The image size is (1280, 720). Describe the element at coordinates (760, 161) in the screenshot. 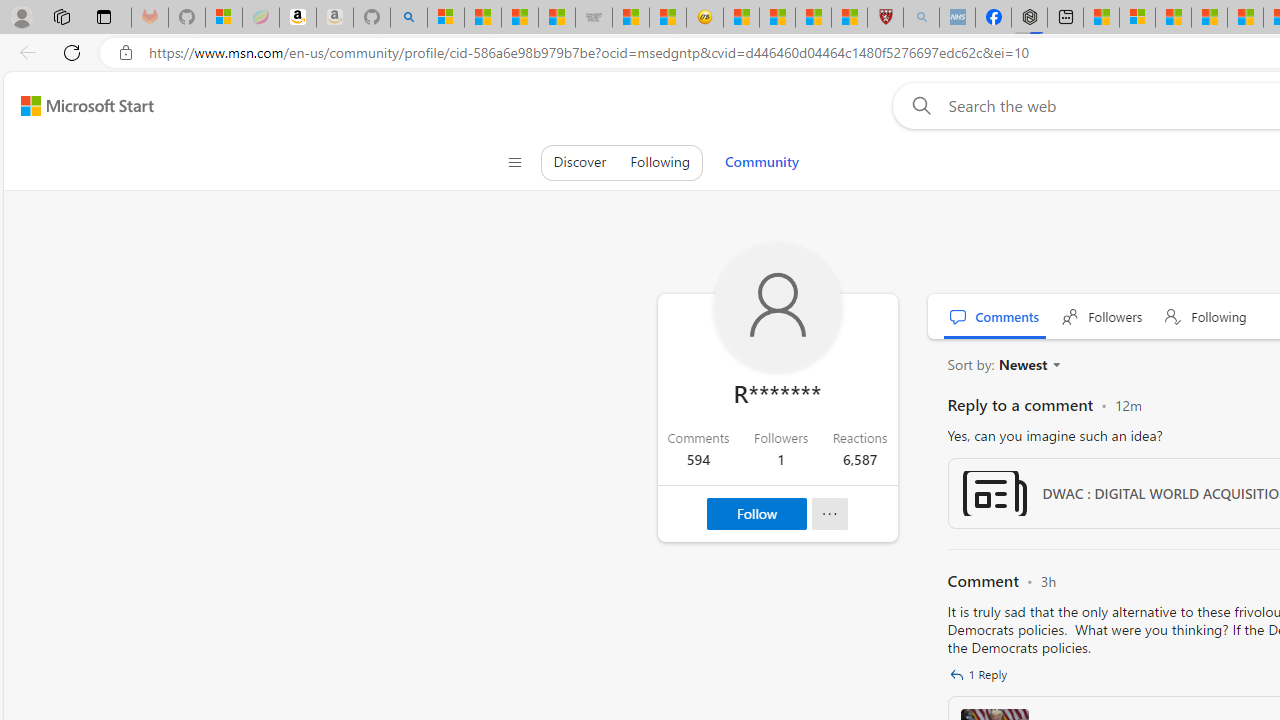

I see `'Community'` at that location.